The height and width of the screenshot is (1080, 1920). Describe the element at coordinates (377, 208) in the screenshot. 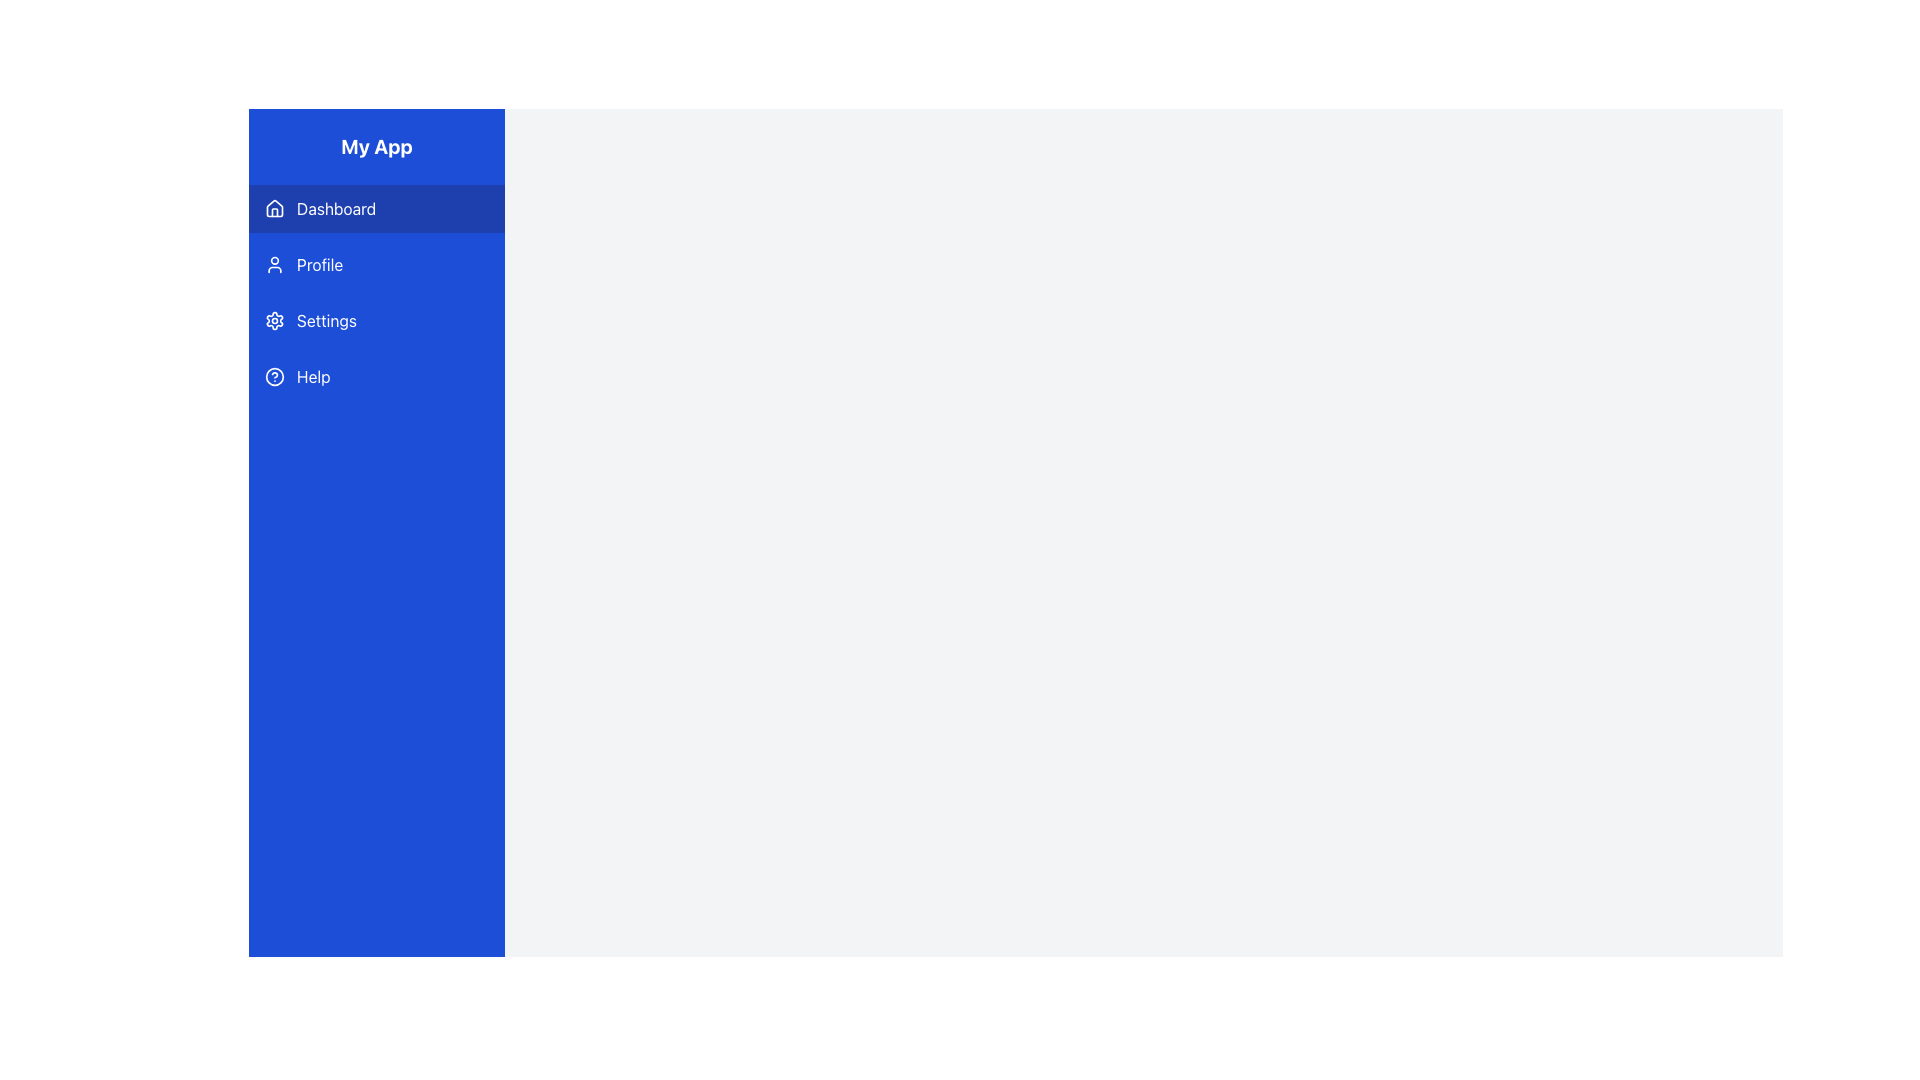

I see `the Navigation Button located at the top left of the sidebar, just below the title 'My App'` at that location.